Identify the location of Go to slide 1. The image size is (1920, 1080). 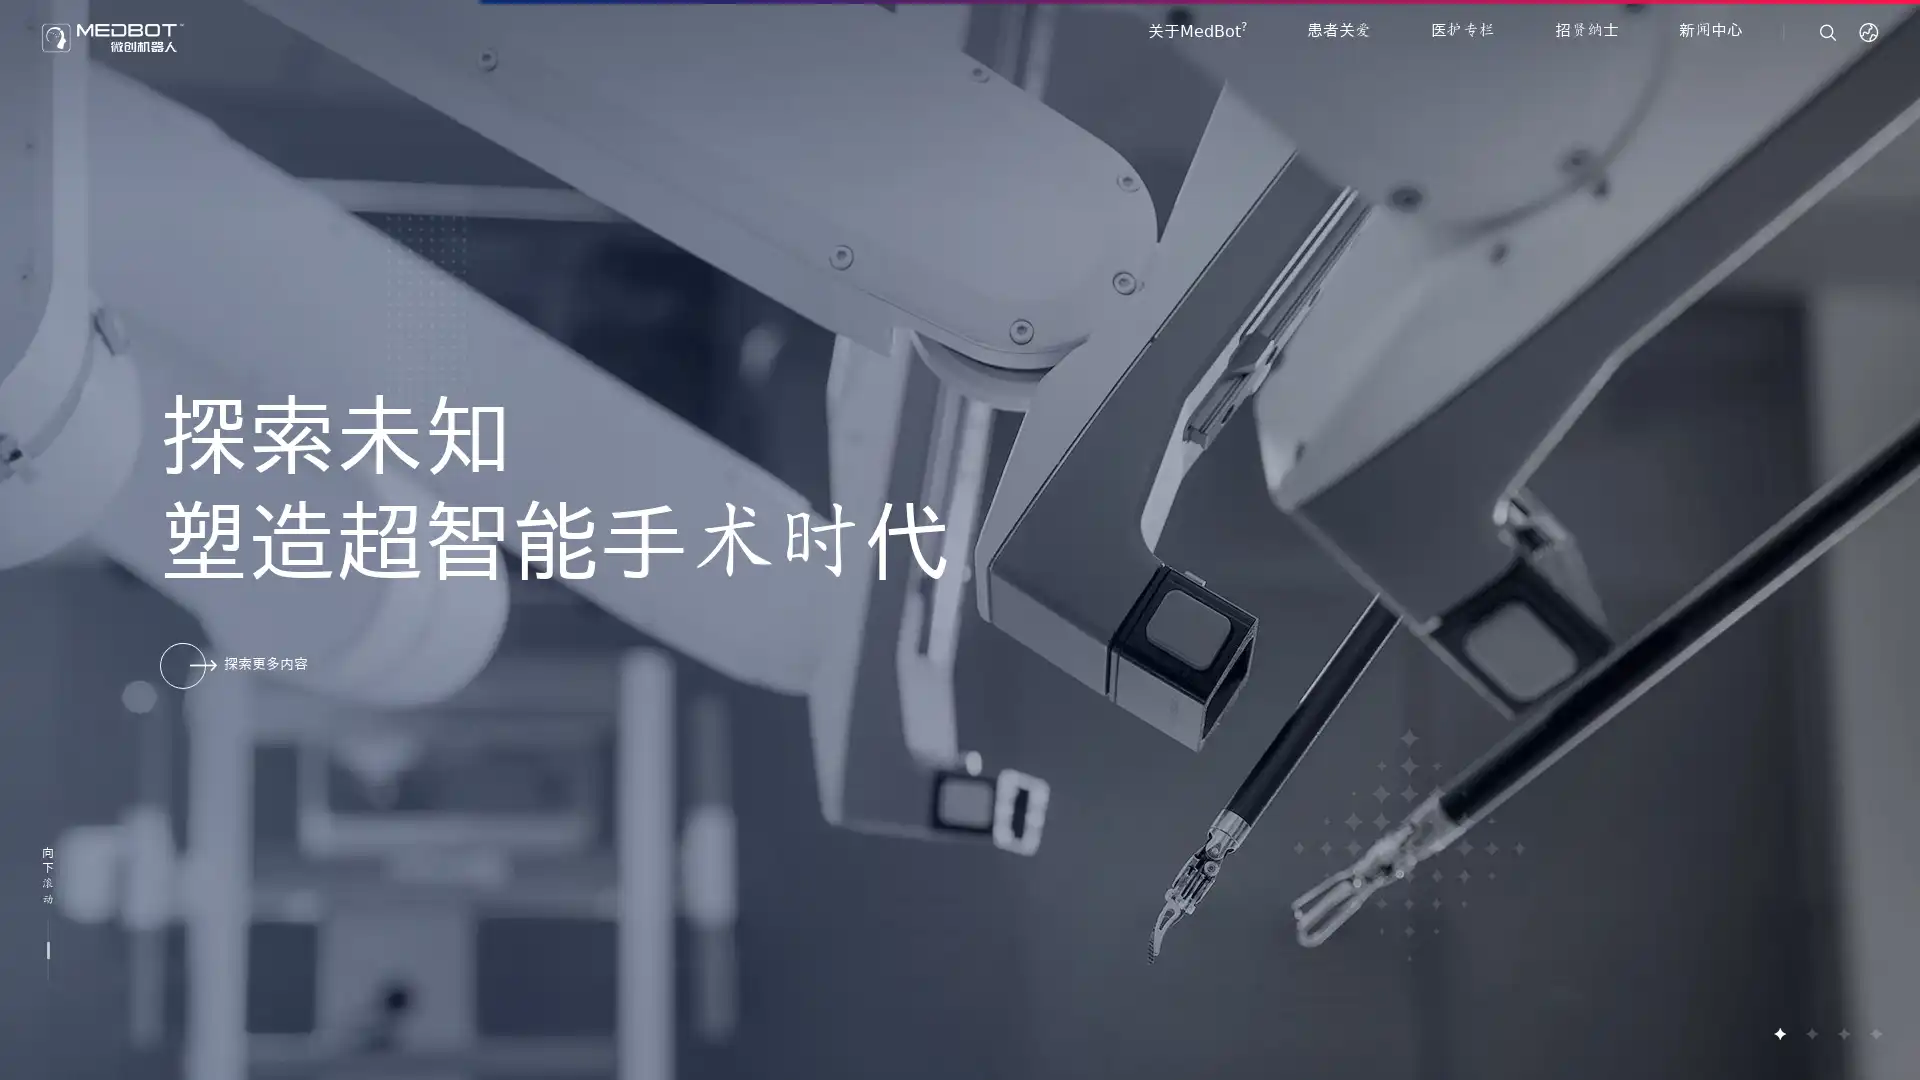
(1779, 1033).